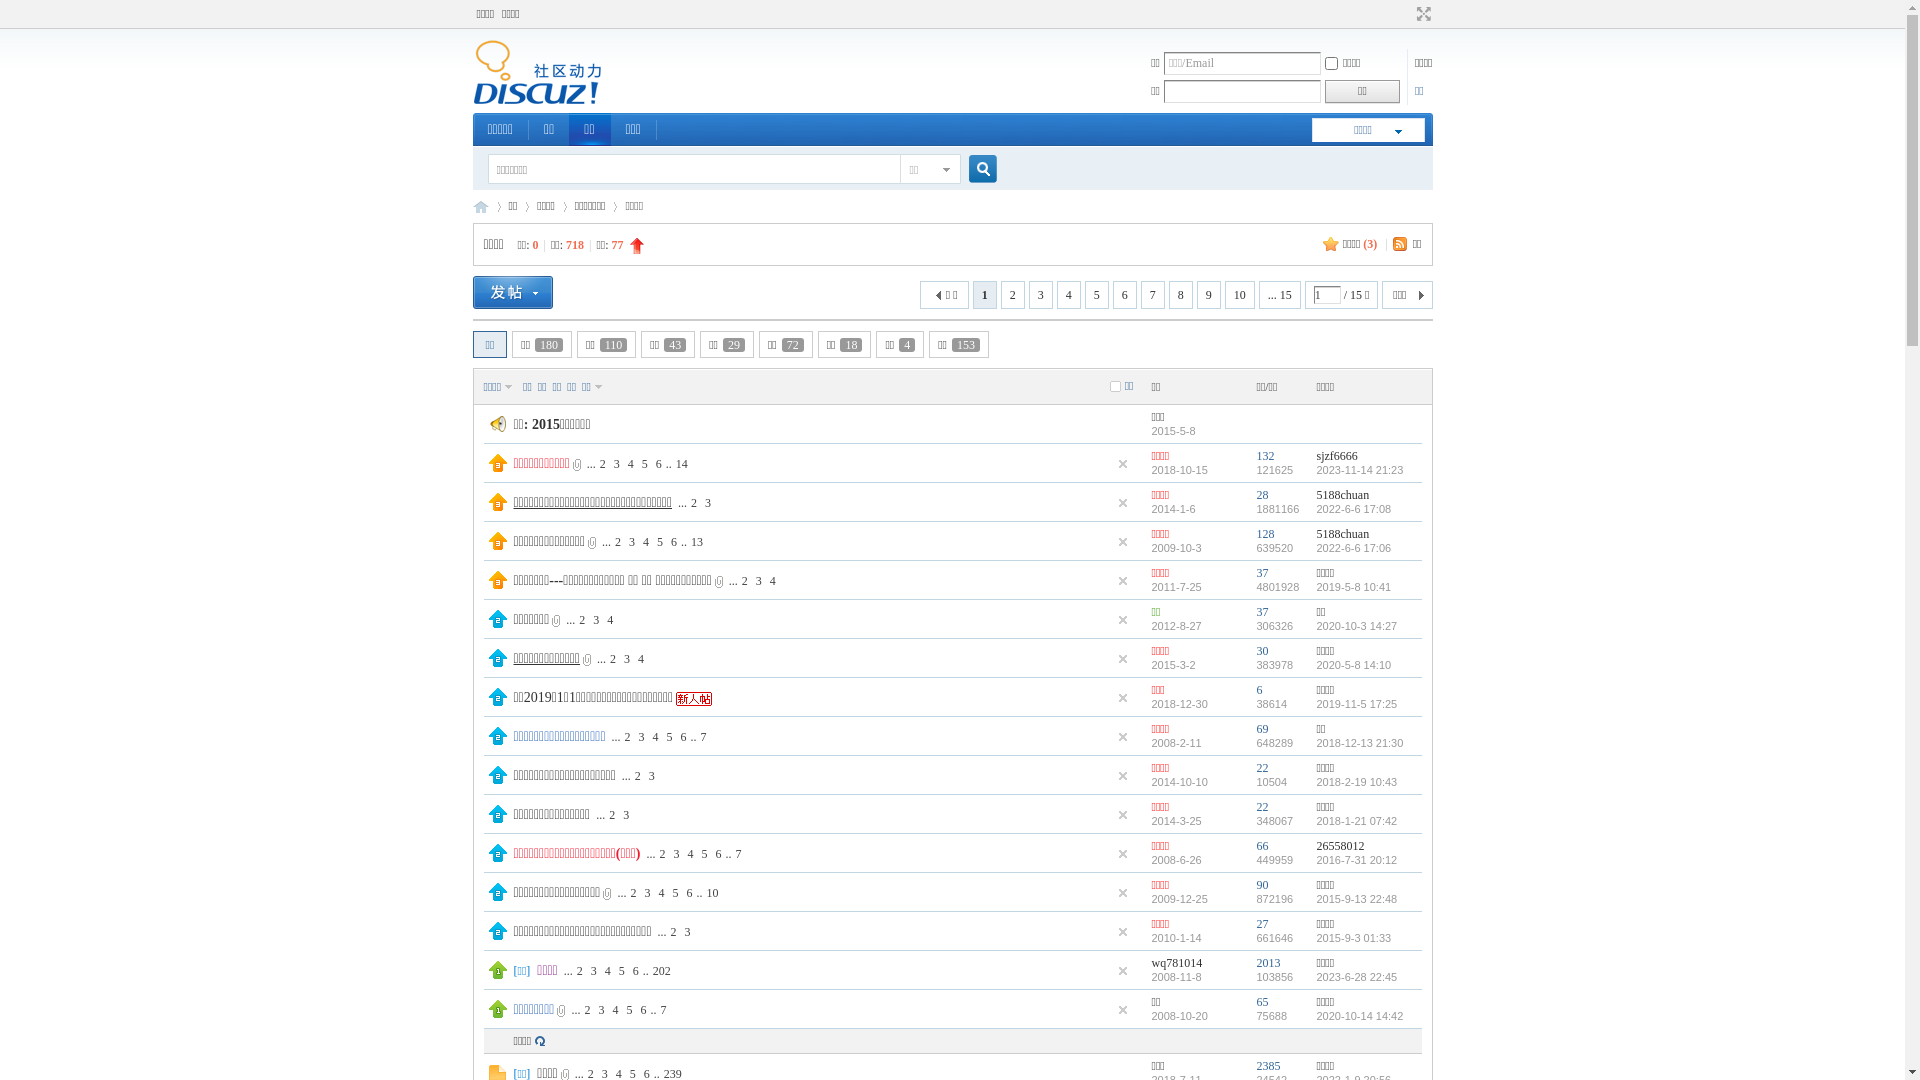  What do you see at coordinates (623, 540) in the screenshot?
I see `'3'` at bounding box center [623, 540].